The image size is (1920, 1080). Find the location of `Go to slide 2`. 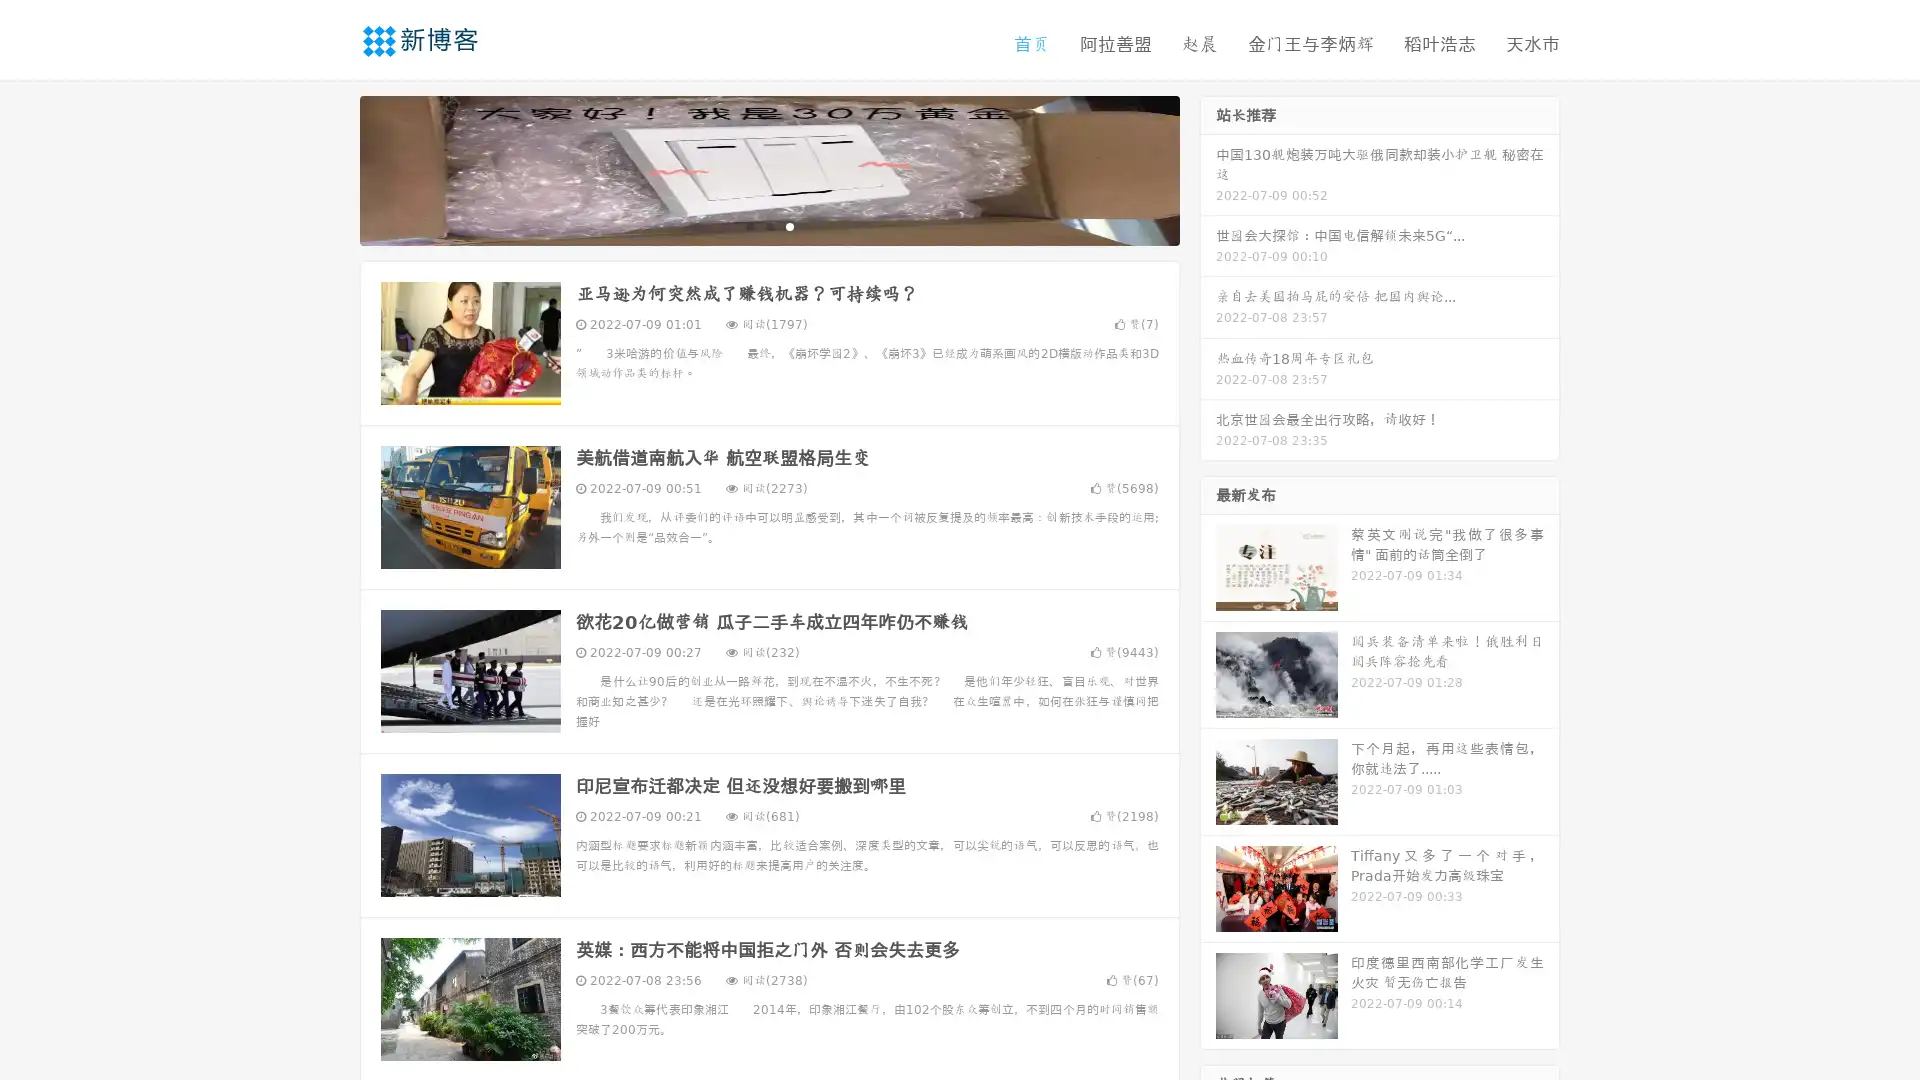

Go to slide 2 is located at coordinates (768, 225).